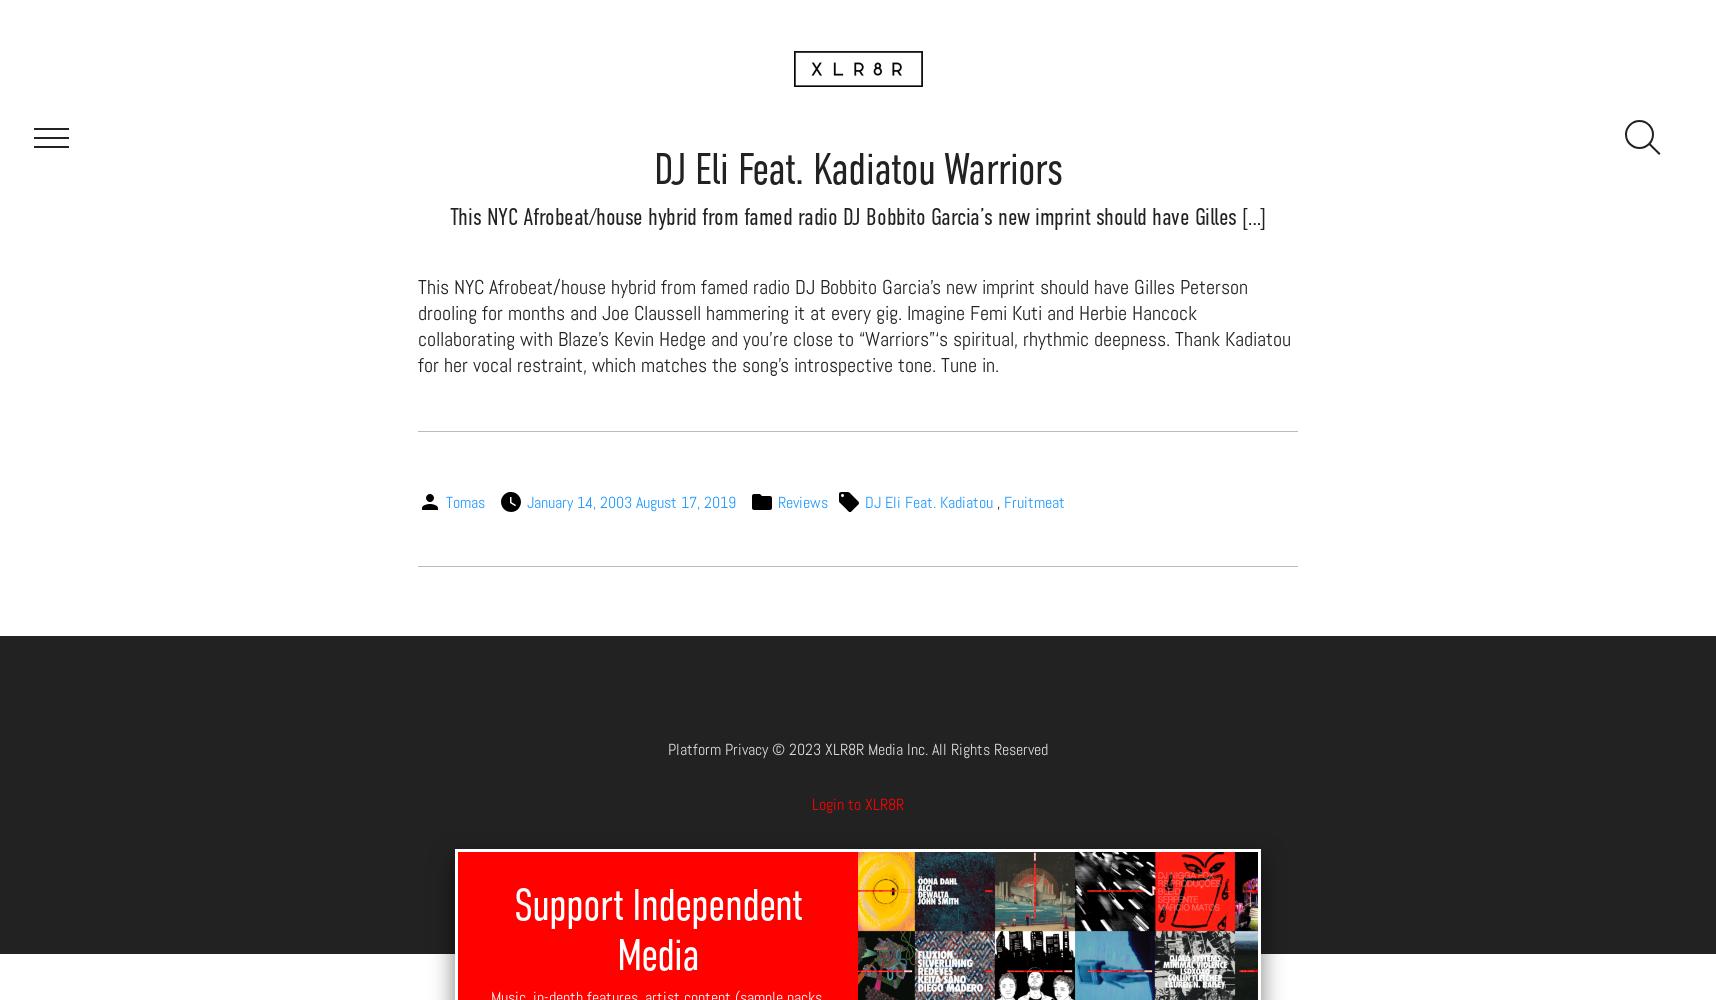 This screenshot has height=1000, width=1716. What do you see at coordinates (858, 444) in the screenshot?
I see `'Downloads'` at bounding box center [858, 444].